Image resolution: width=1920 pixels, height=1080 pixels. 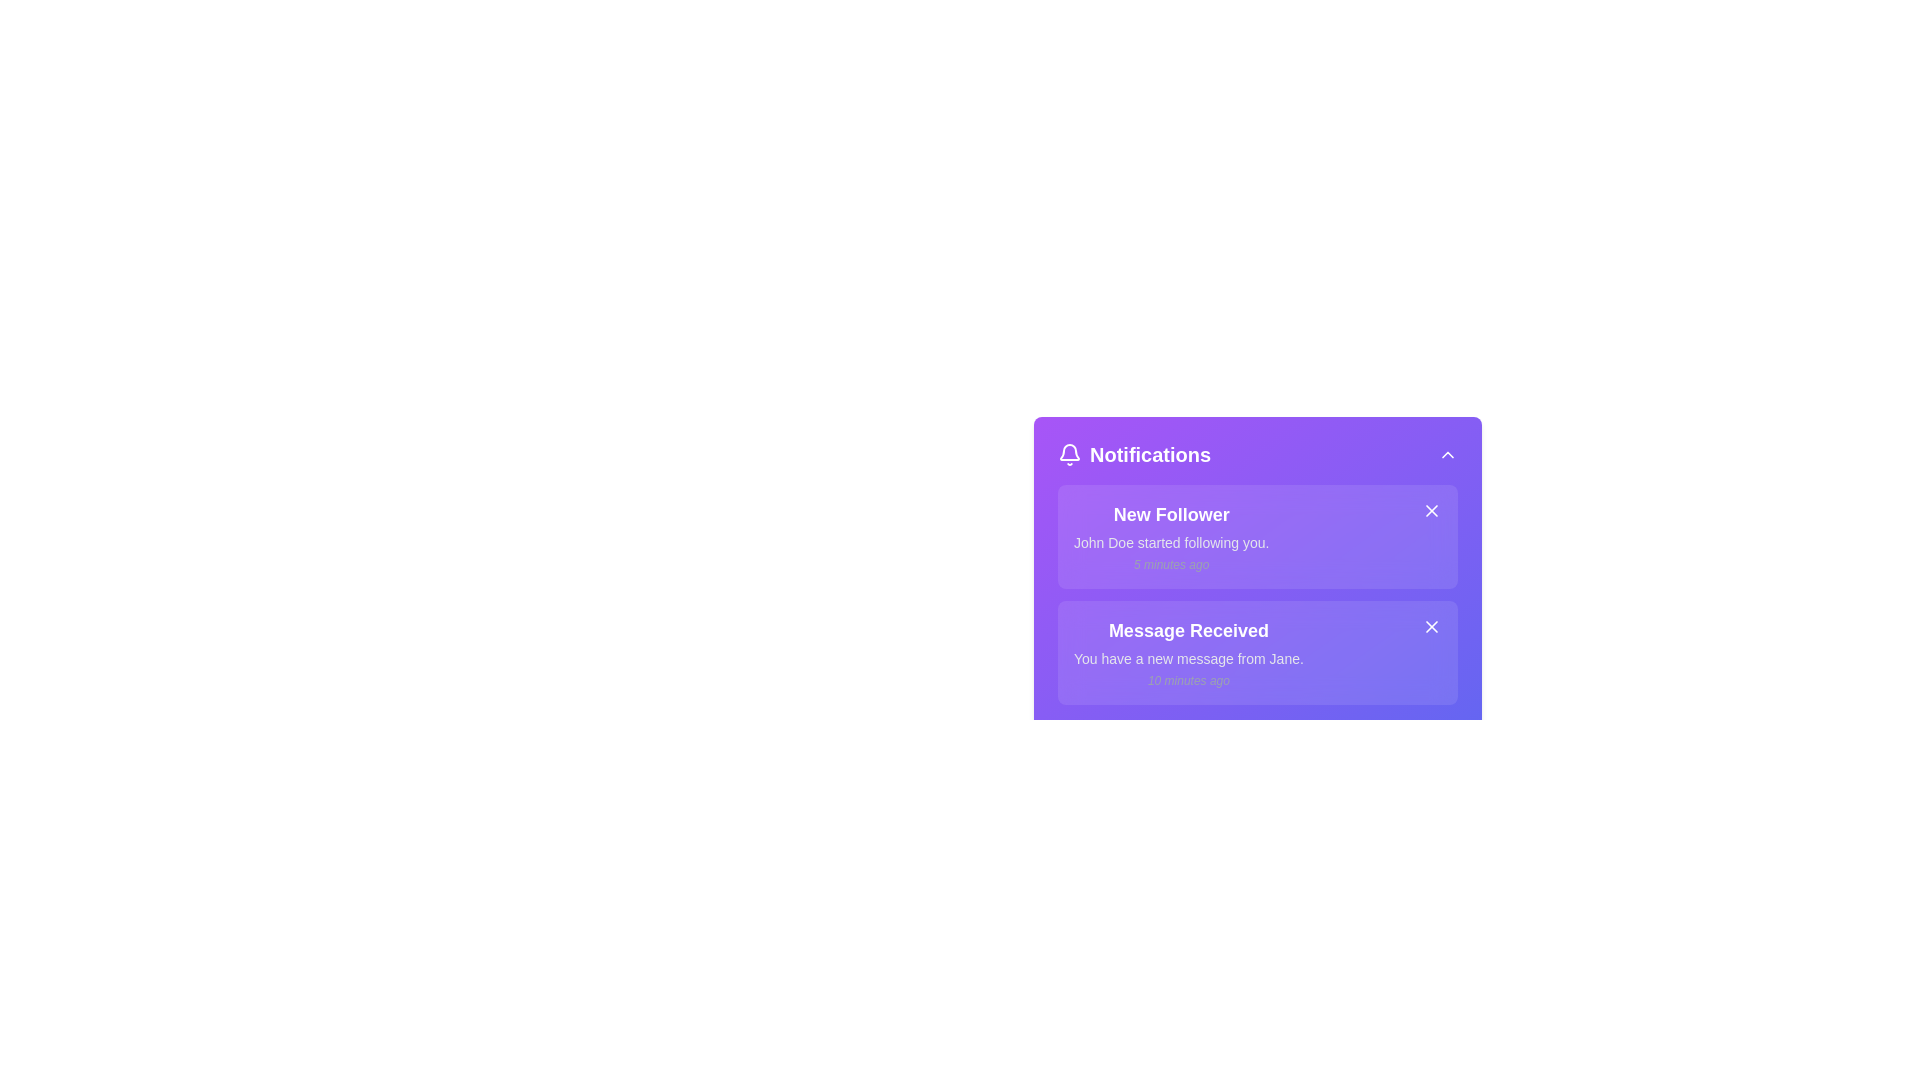 I want to click on the Close button, which is a small circular icon with a white 'X' symbol located in the top-right corner of the first notification card under the 'Notifications' section, so click(x=1430, y=509).